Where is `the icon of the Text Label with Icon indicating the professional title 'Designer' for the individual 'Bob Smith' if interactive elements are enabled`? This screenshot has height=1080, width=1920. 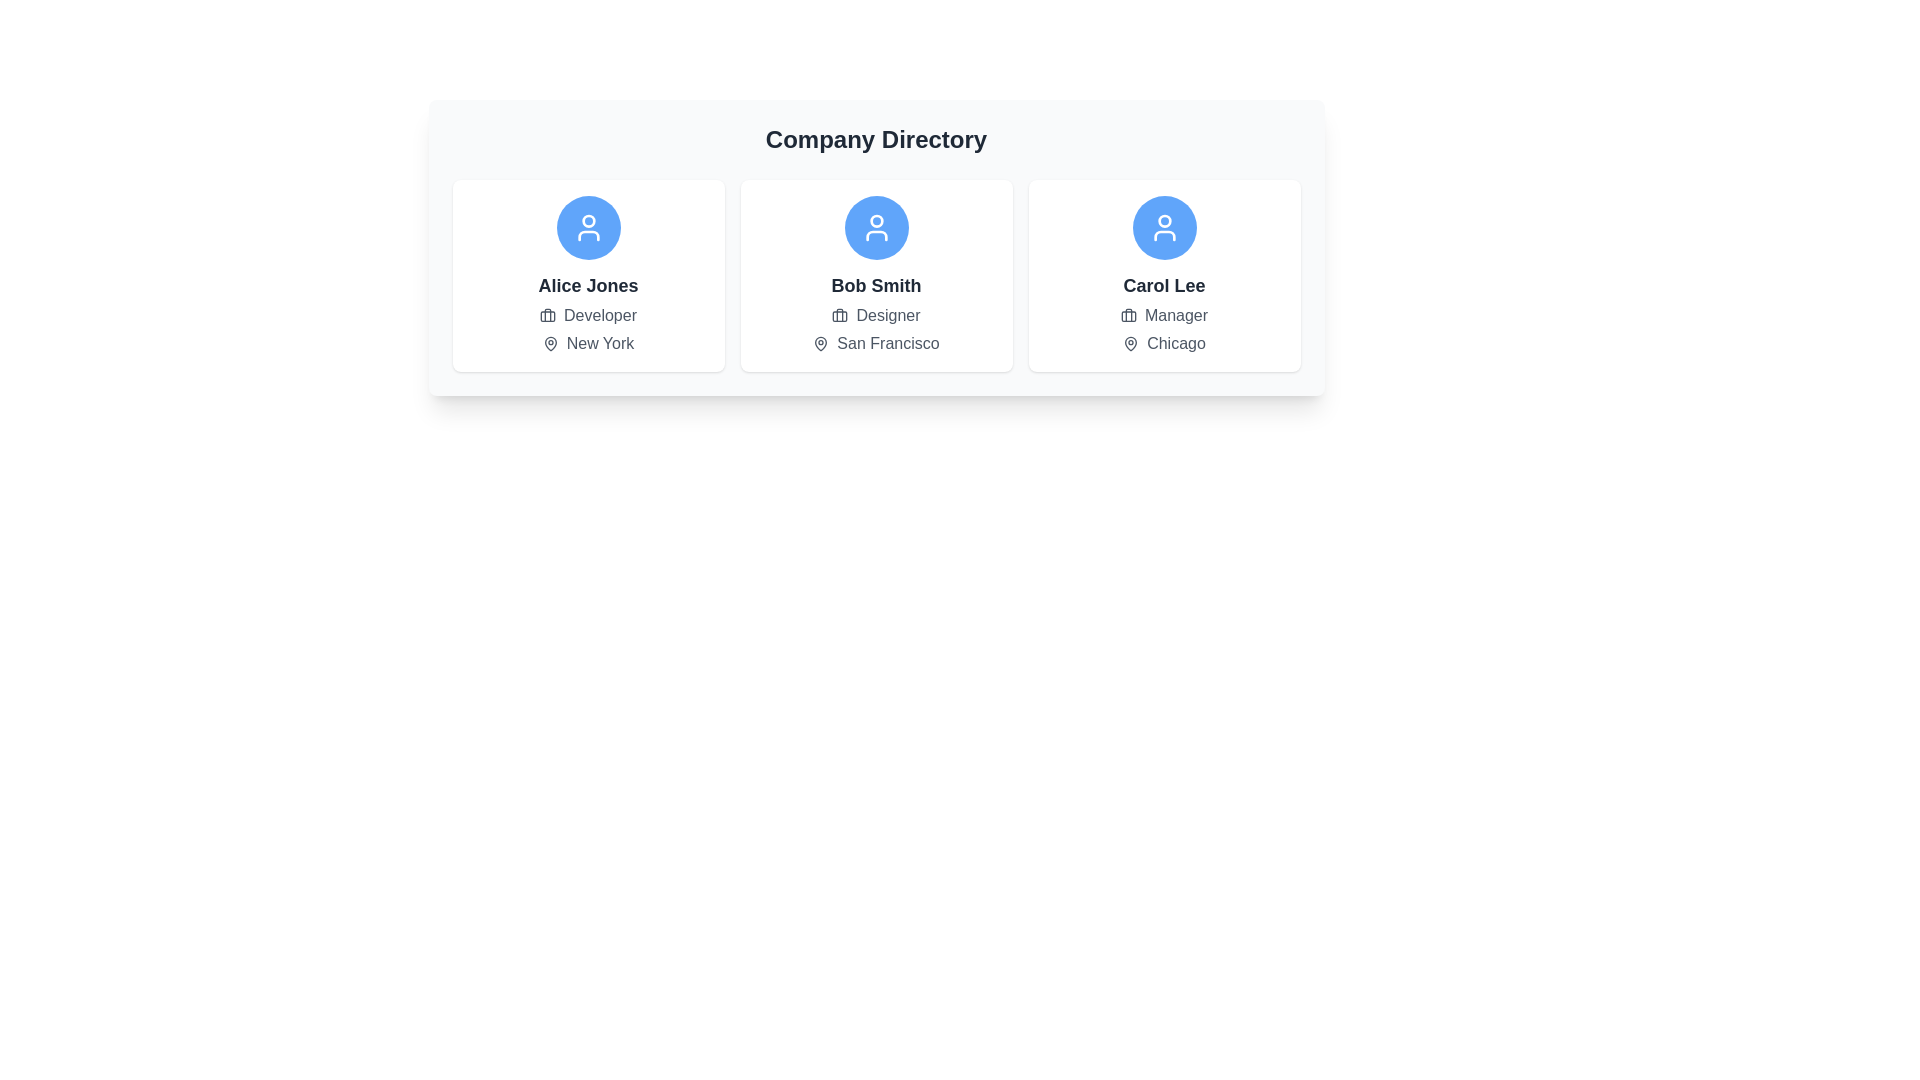 the icon of the Text Label with Icon indicating the professional title 'Designer' for the individual 'Bob Smith' if interactive elements are enabled is located at coordinates (876, 315).